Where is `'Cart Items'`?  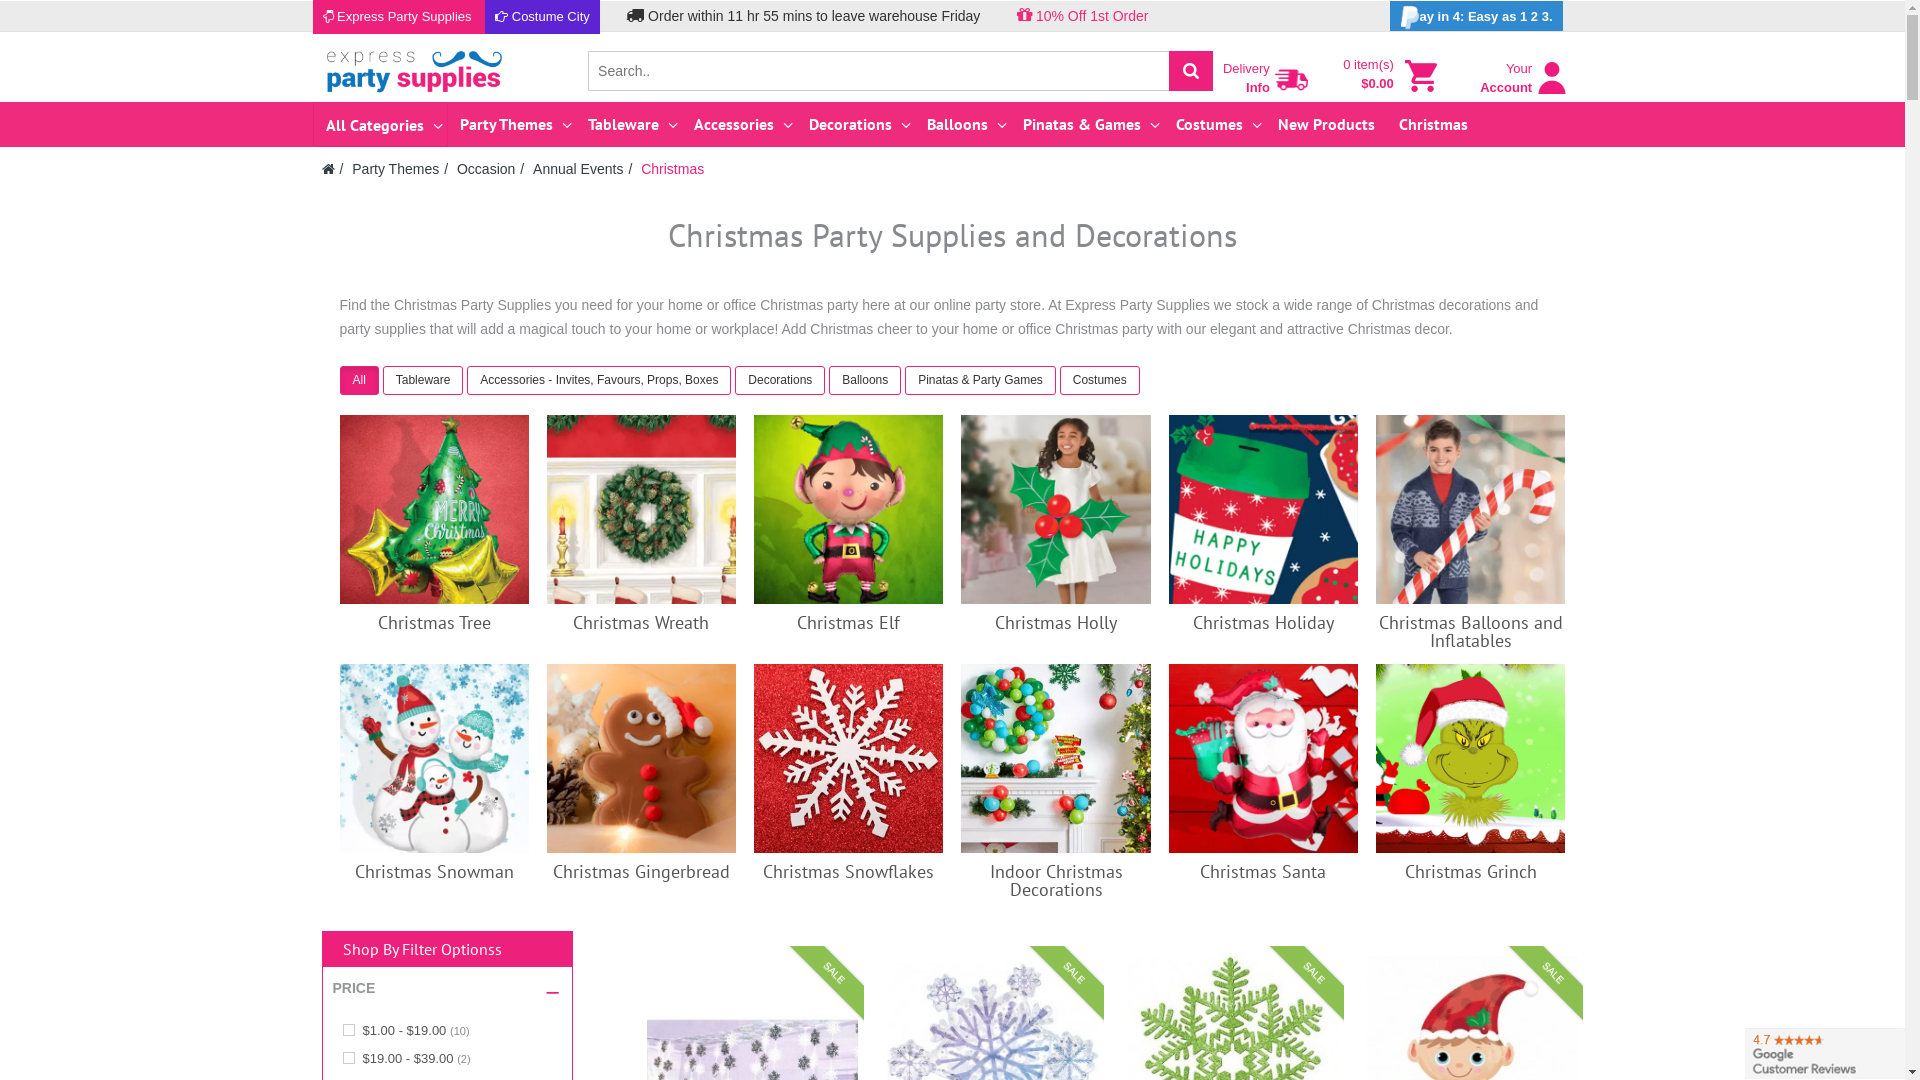
'Cart Items' is located at coordinates (1419, 75).